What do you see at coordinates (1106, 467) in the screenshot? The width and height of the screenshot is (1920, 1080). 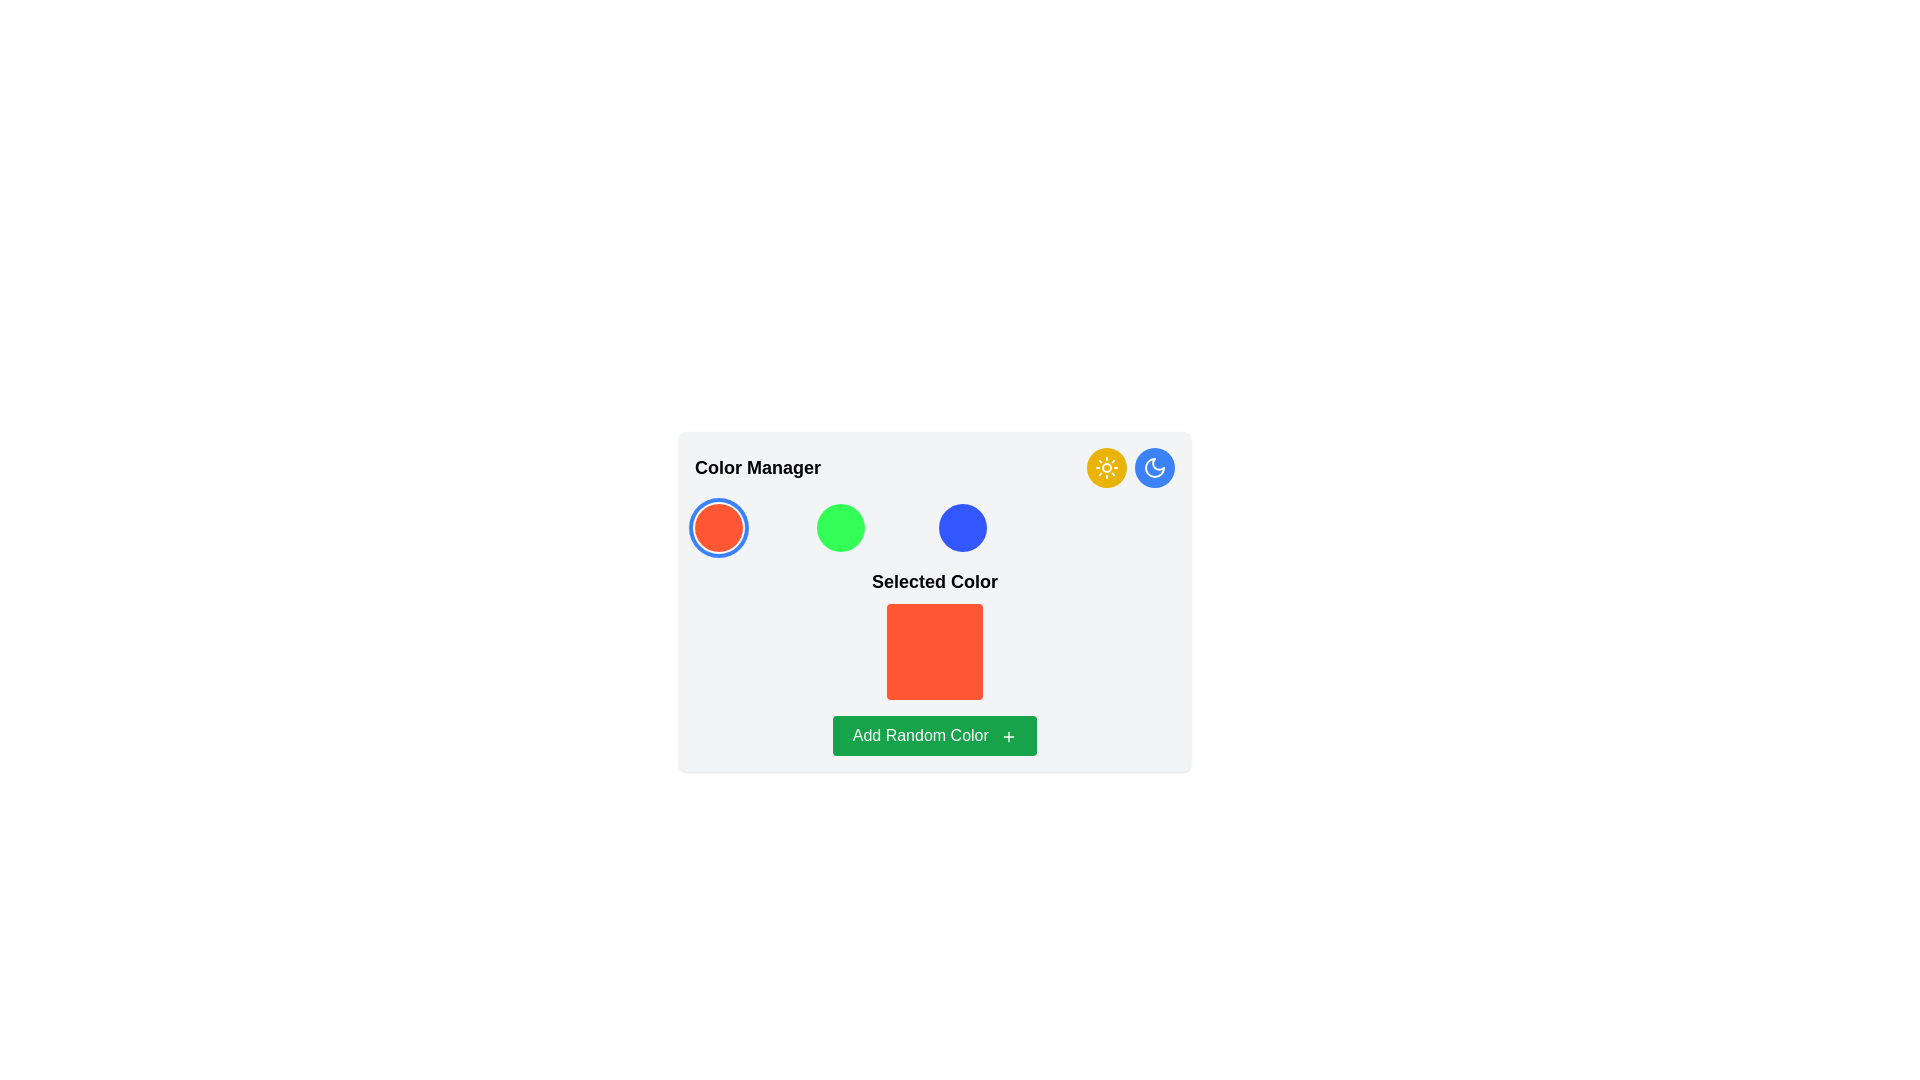 I see `the circular yellow button with a white sun icon` at bounding box center [1106, 467].